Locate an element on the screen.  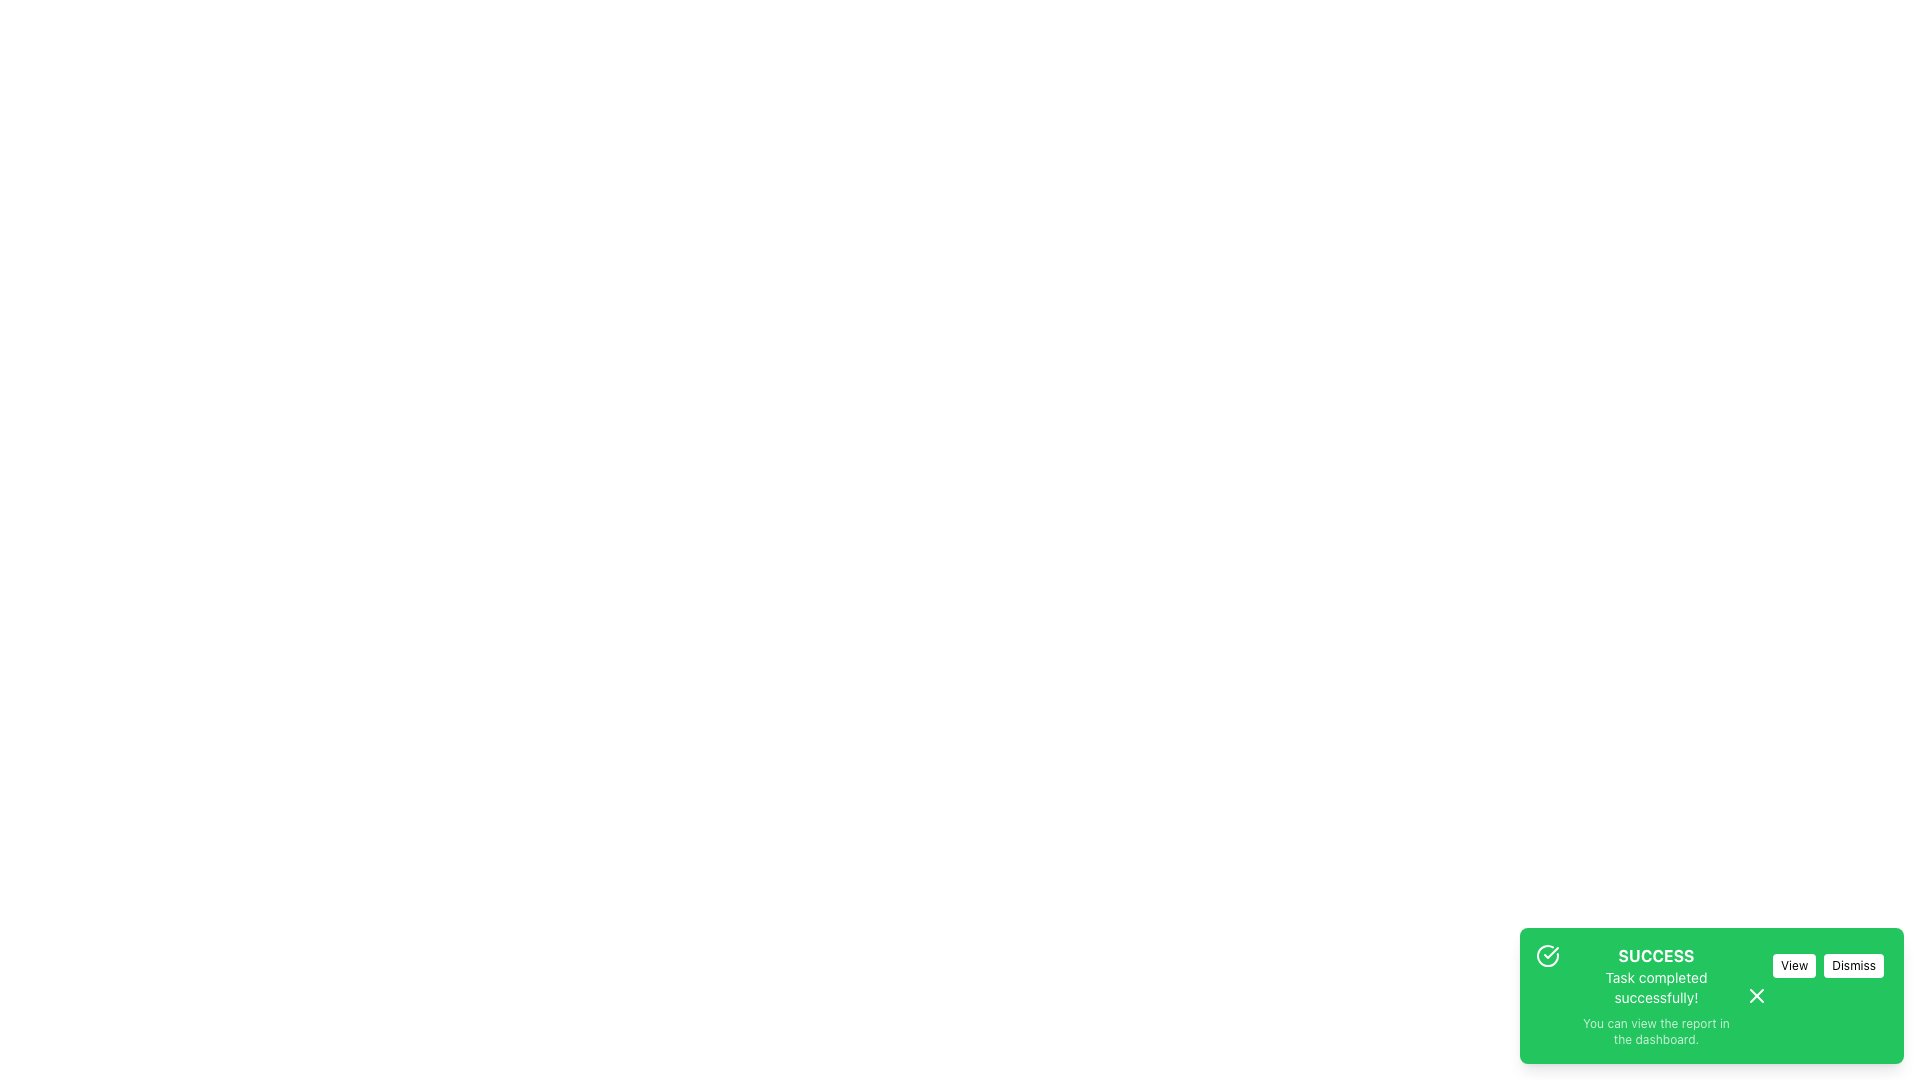
the static text element that conveys a success message, located in the green notification panel beneath the bolded text 'SUCCESS' is located at coordinates (1656, 986).